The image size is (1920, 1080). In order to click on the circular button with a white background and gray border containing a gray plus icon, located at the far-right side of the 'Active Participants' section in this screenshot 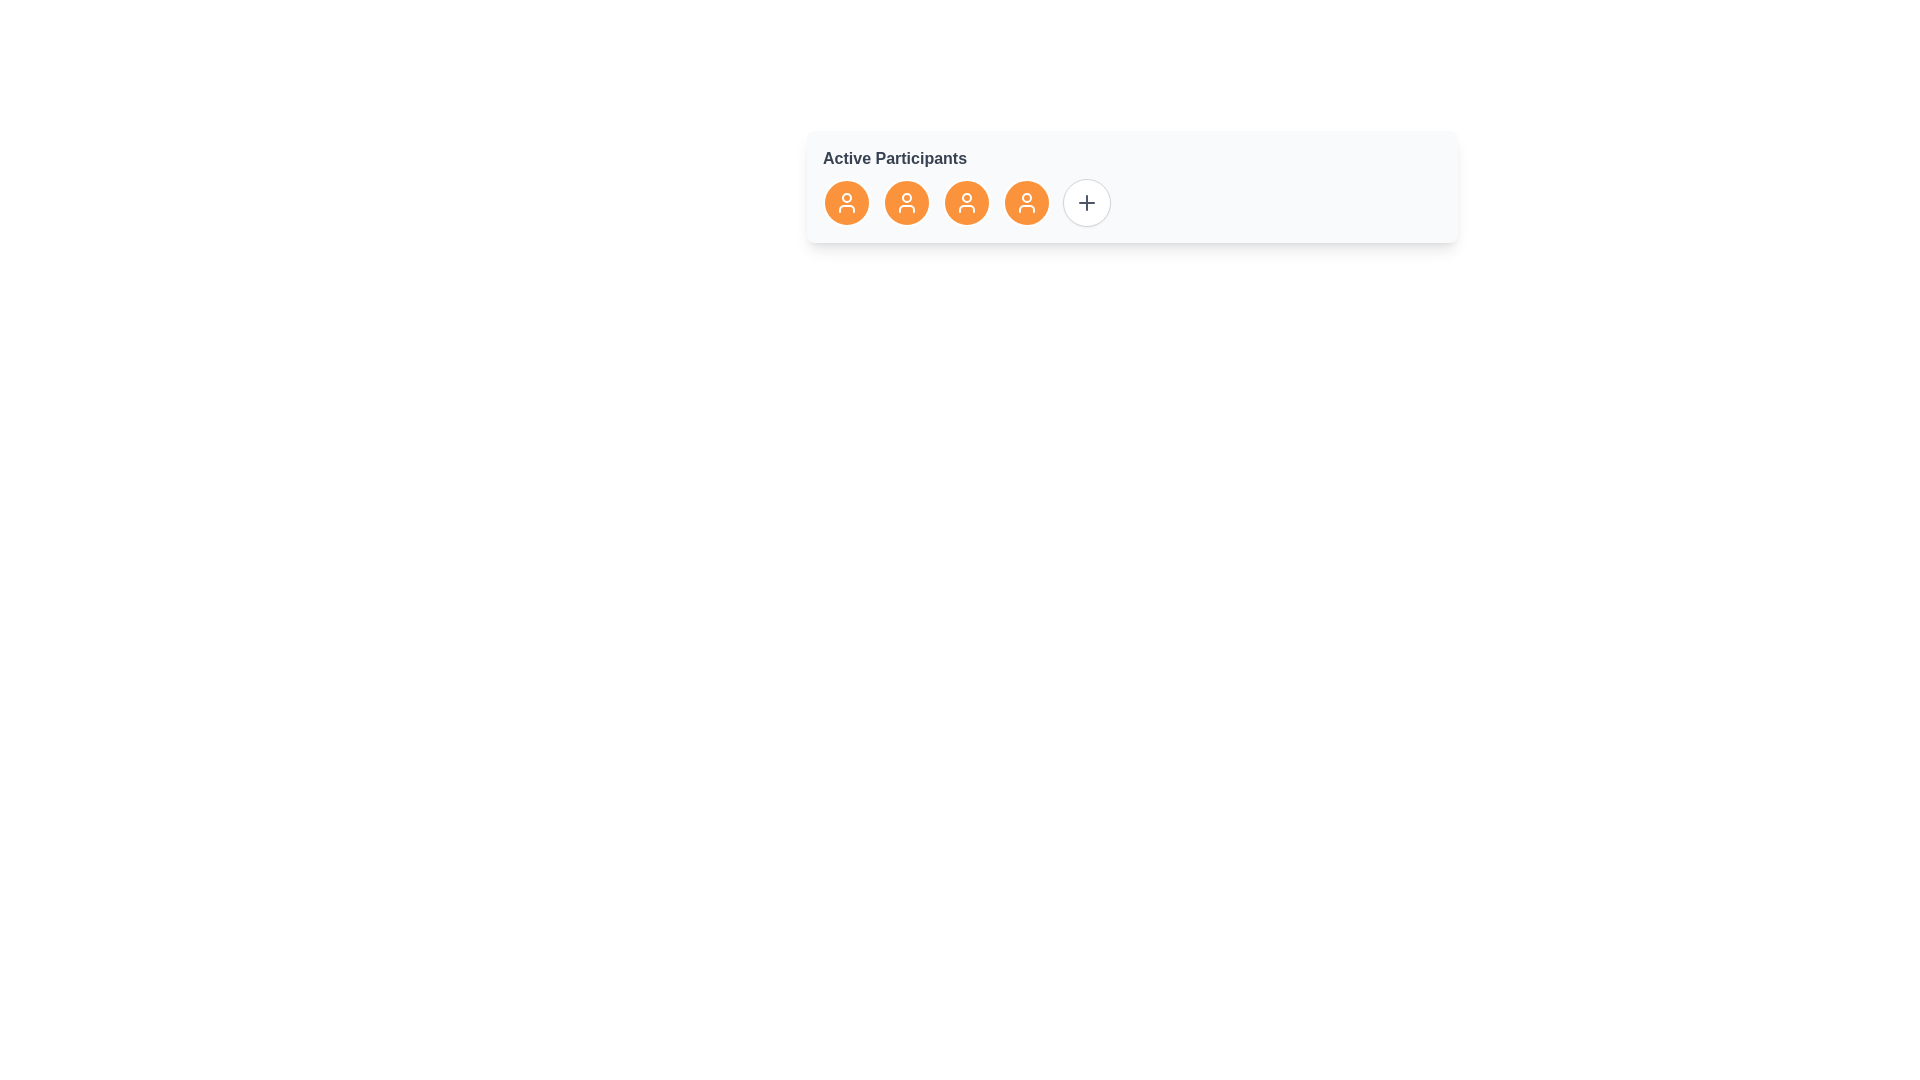, I will do `click(1085, 203)`.